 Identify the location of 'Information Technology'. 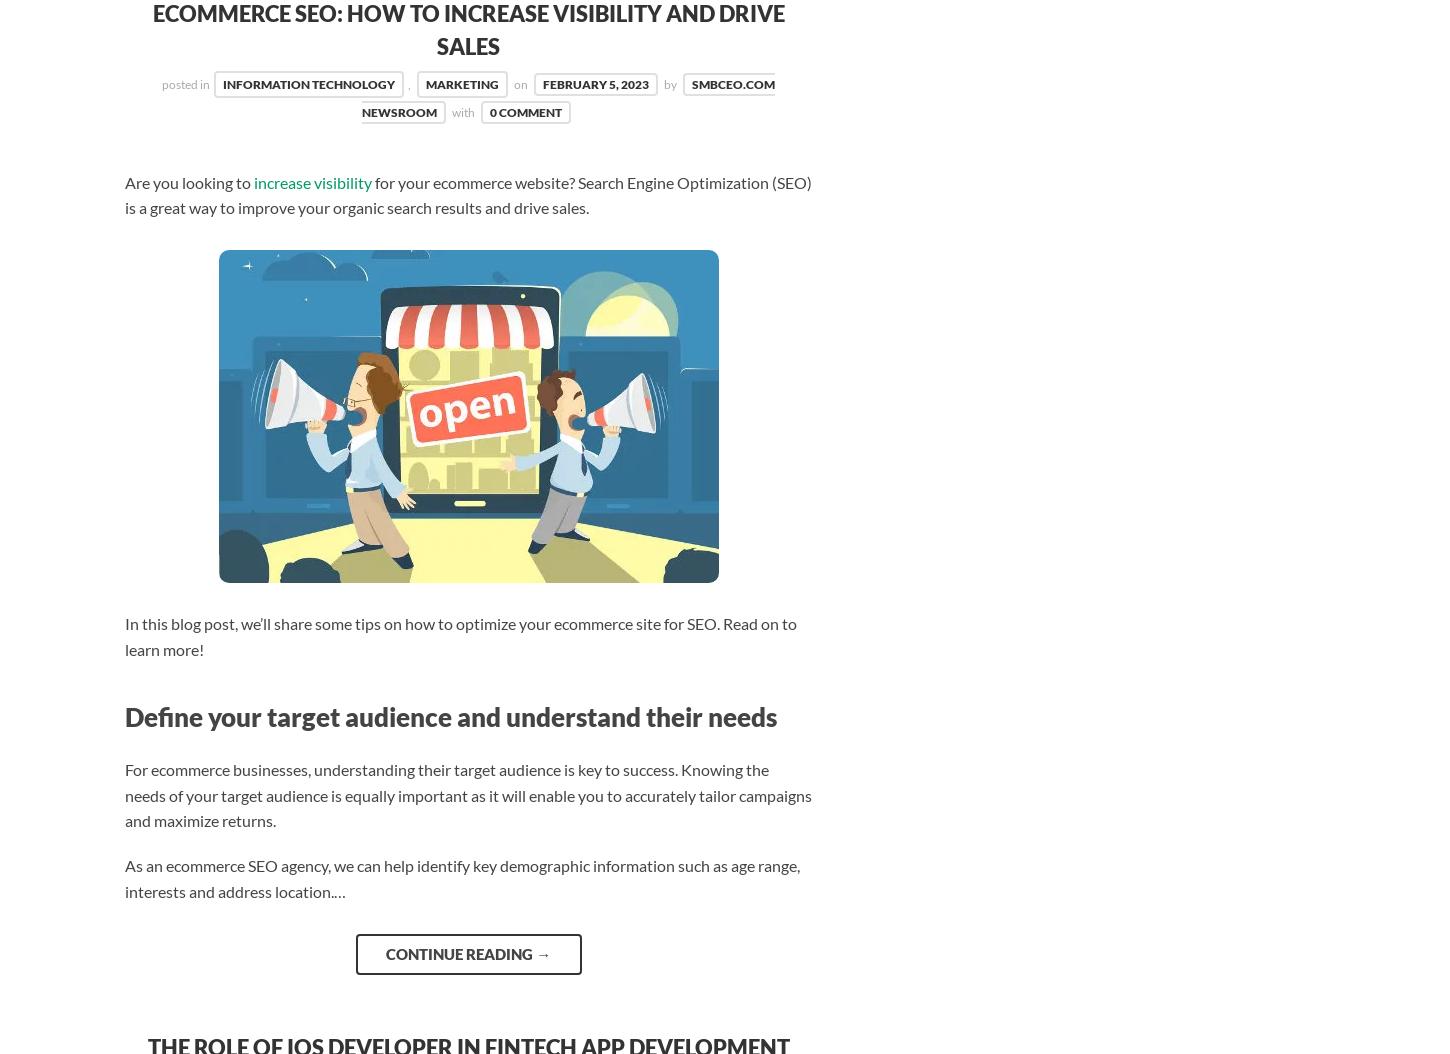
(308, 83).